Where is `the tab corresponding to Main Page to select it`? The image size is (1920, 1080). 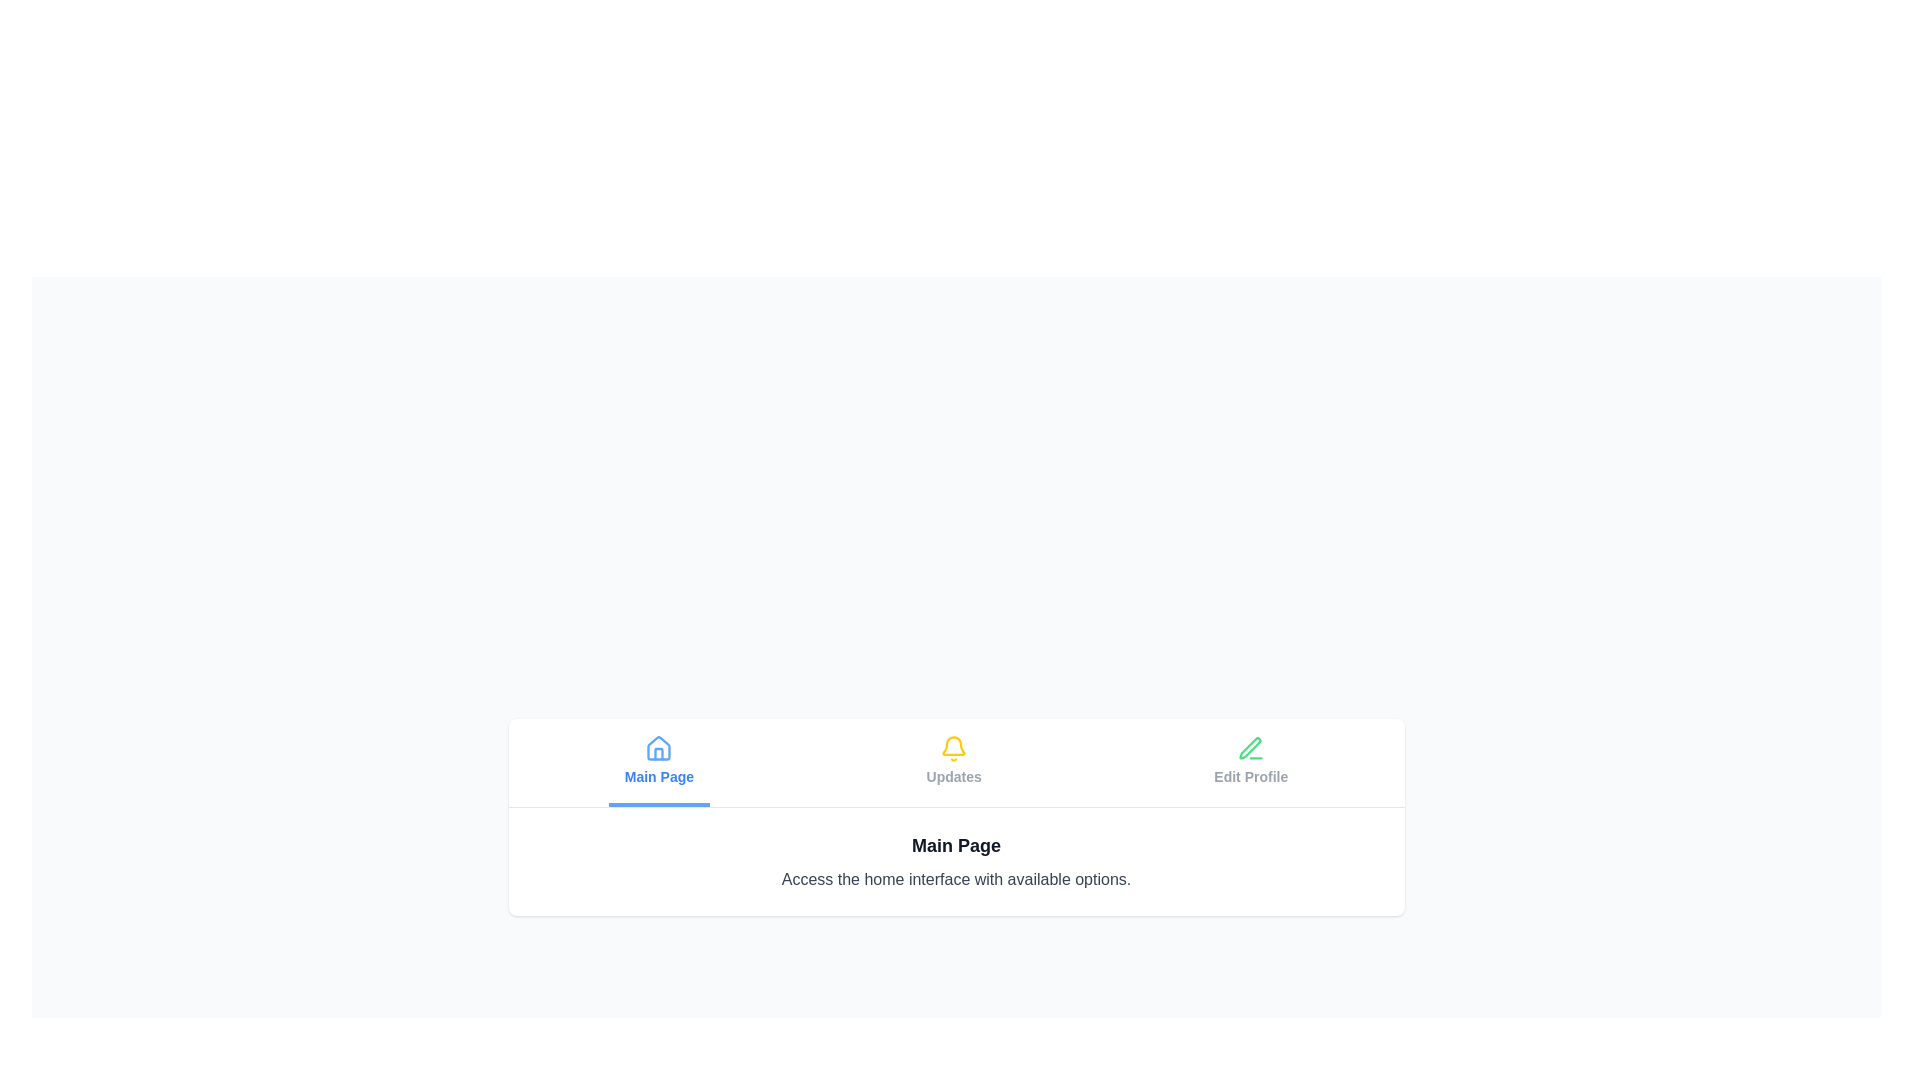 the tab corresponding to Main Page to select it is located at coordinates (659, 762).